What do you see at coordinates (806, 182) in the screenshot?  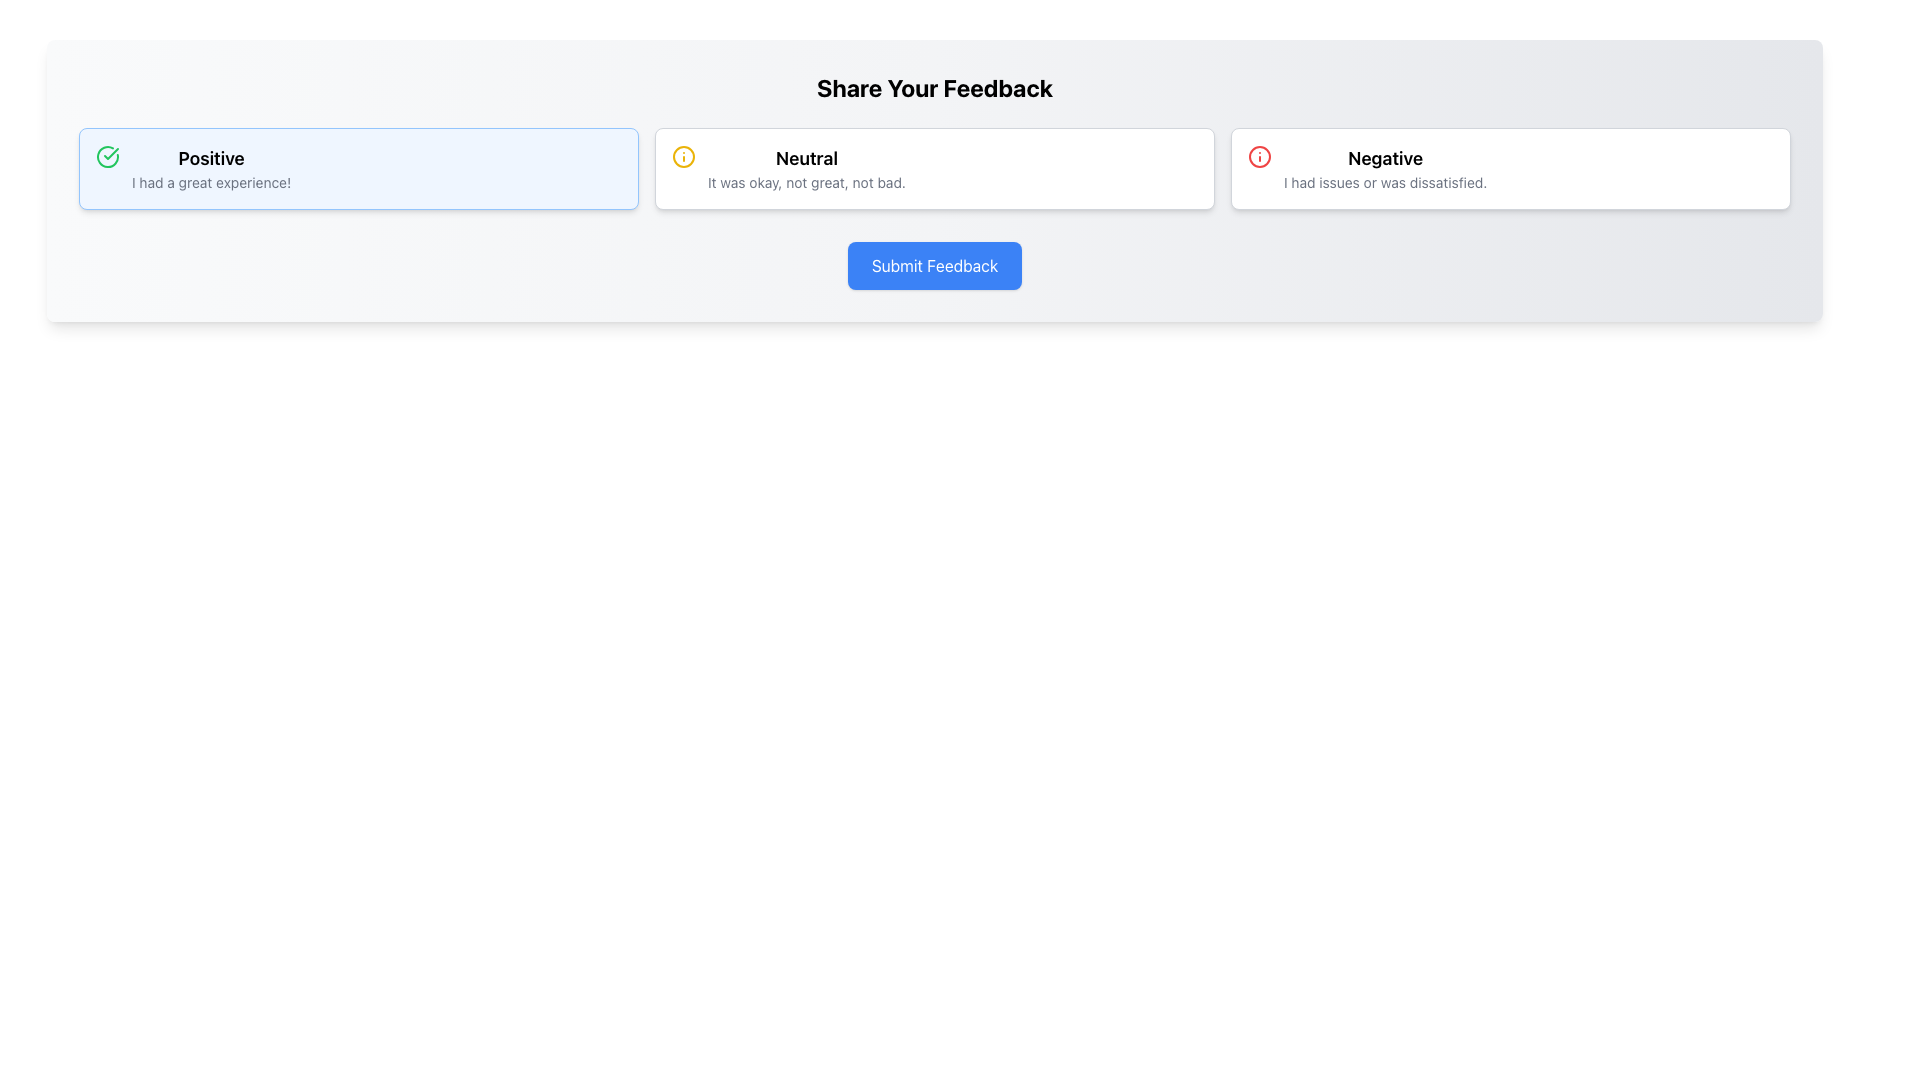 I see `the description label for the 'Neutral' feedback option, which is centrally aligned below the word 'Neutral' in the feedback card` at bounding box center [806, 182].